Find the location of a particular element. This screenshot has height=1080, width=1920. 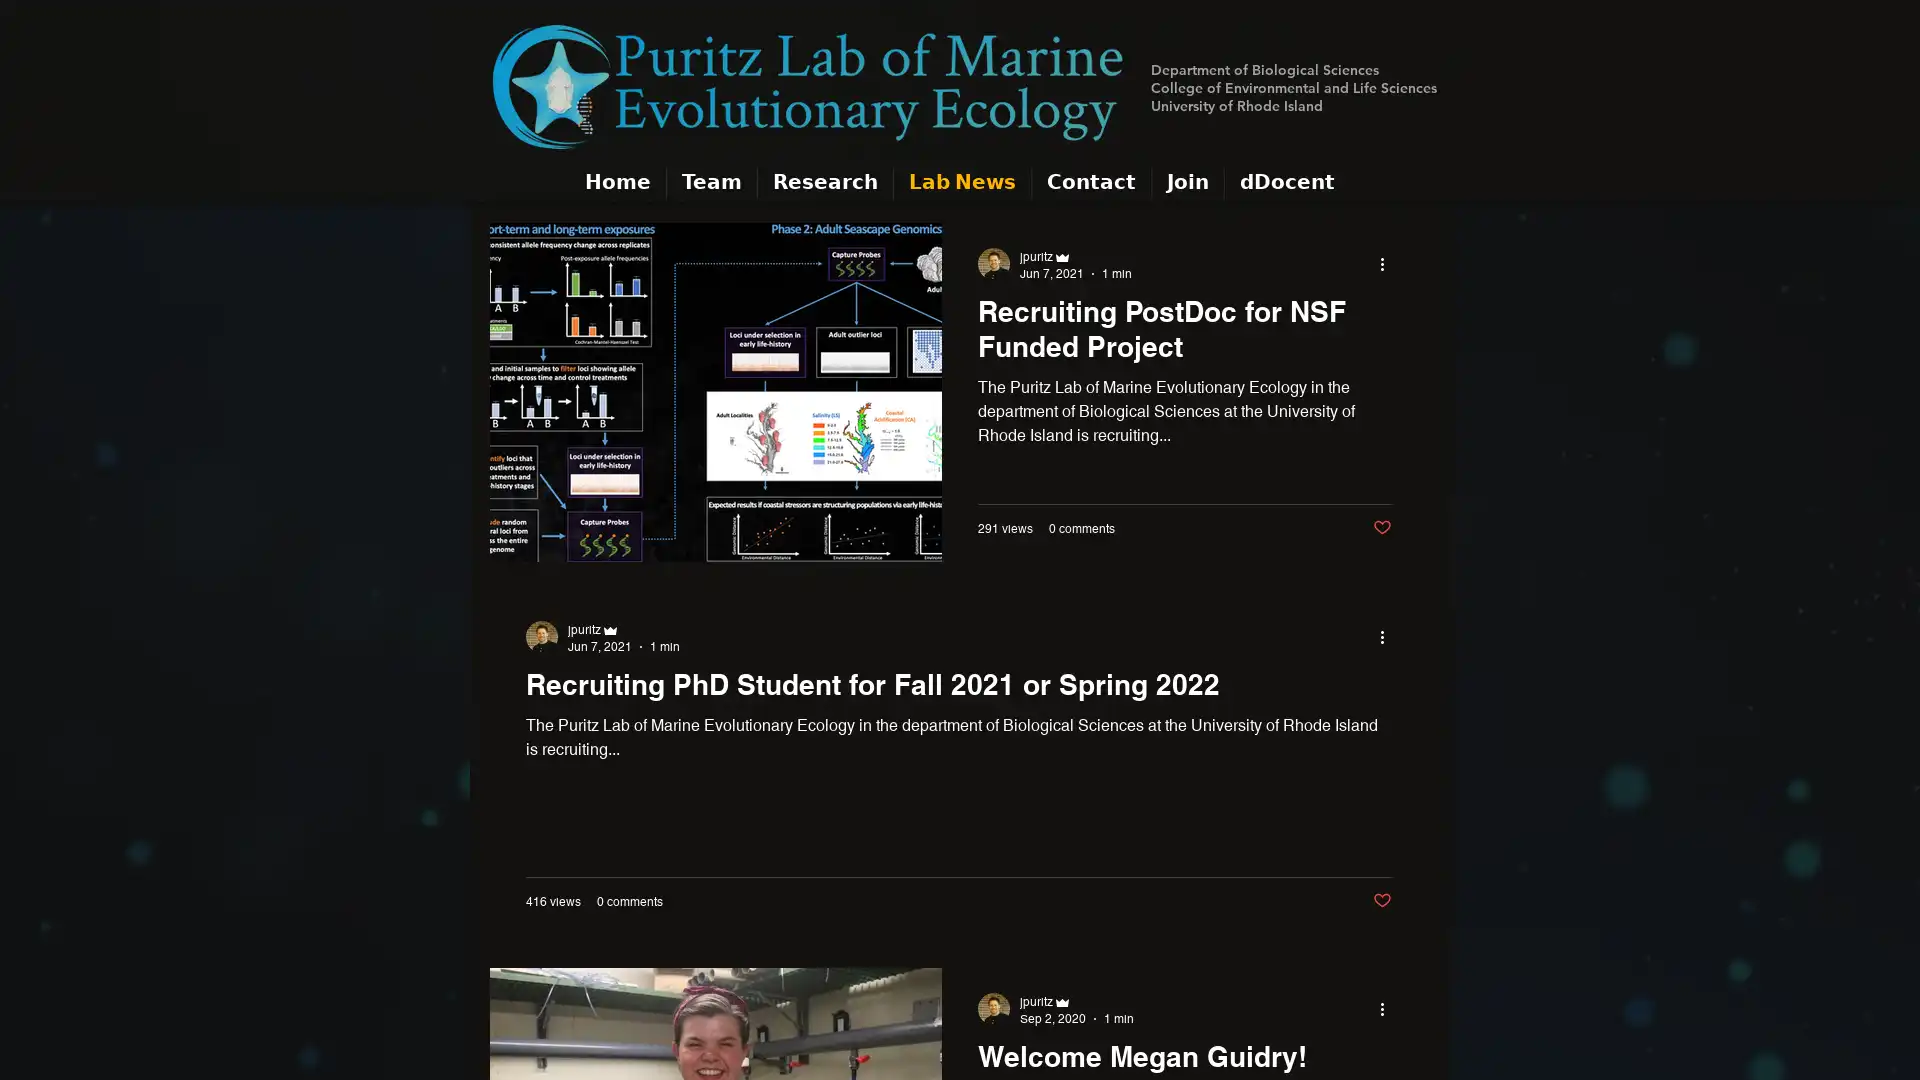

Post not marked as liked is located at coordinates (1381, 527).